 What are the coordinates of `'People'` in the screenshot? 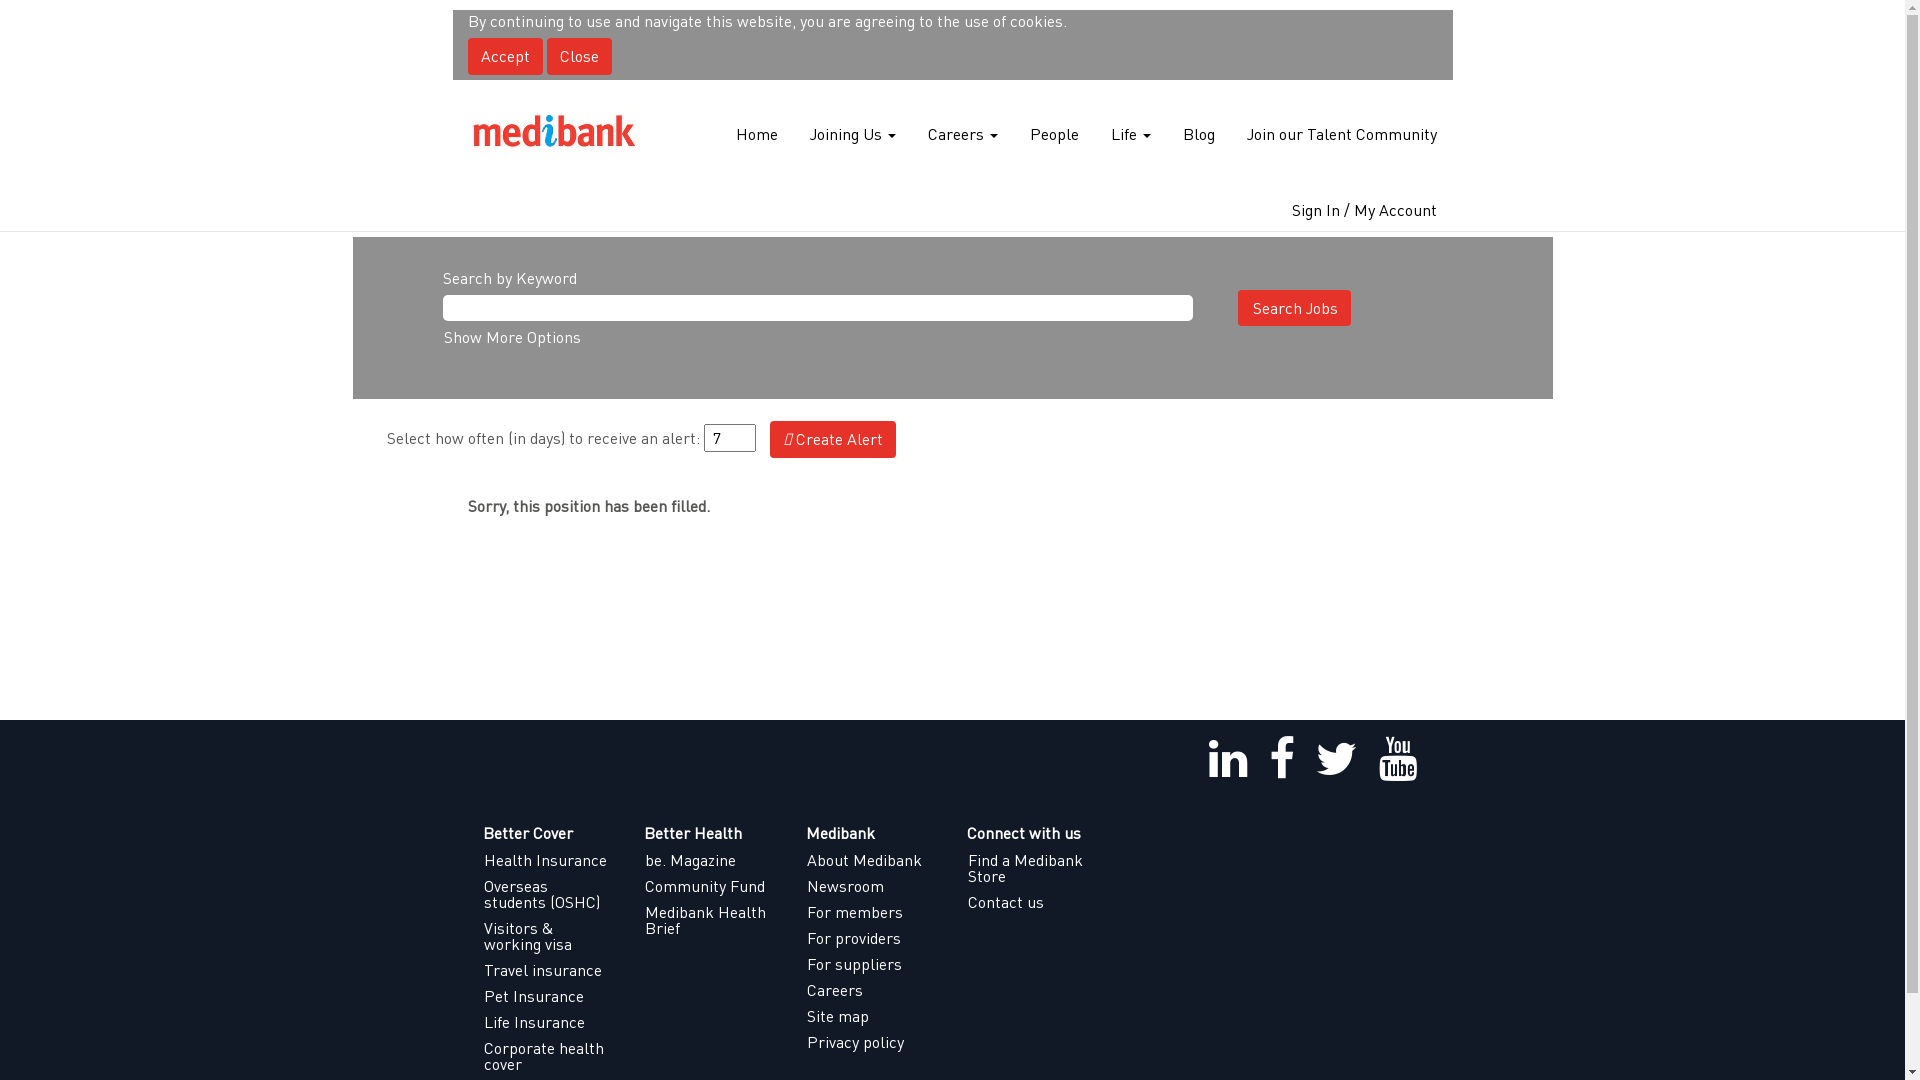 It's located at (1052, 134).